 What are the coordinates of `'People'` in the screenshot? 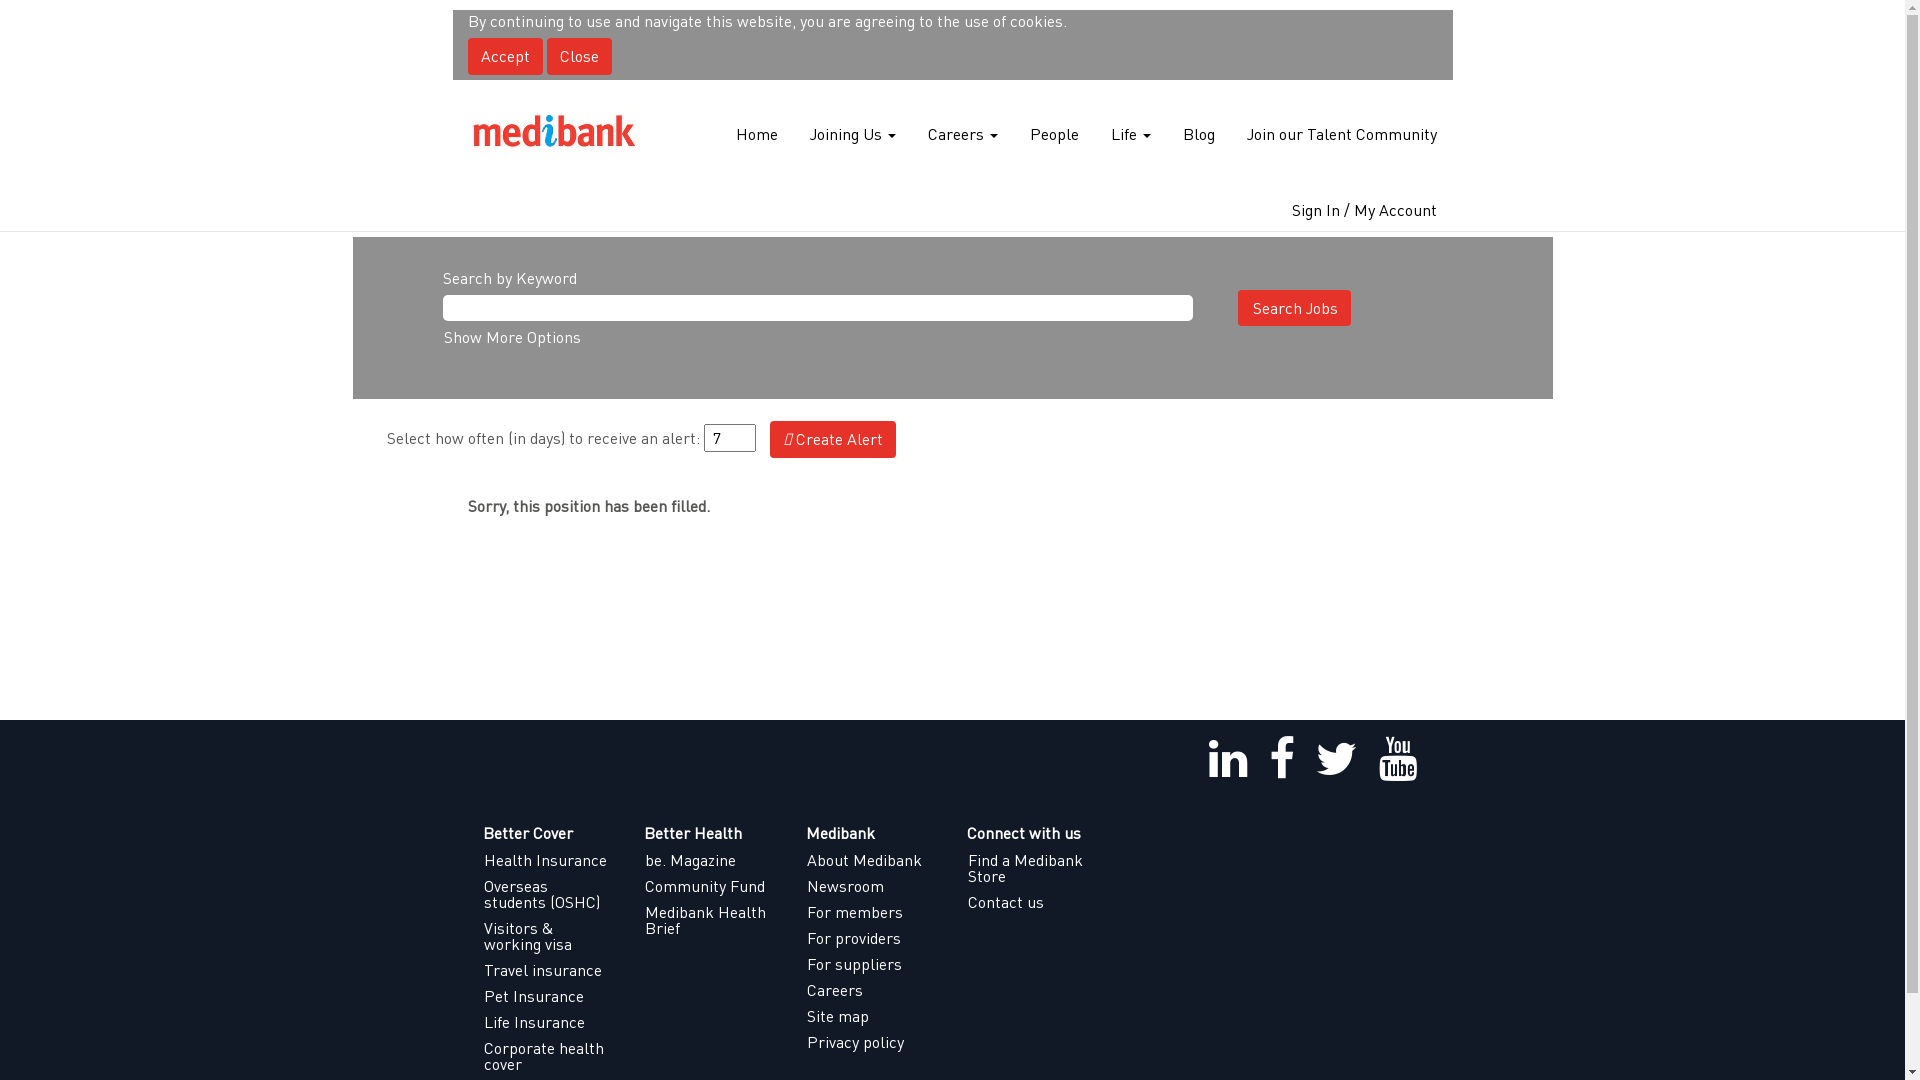 It's located at (1052, 134).